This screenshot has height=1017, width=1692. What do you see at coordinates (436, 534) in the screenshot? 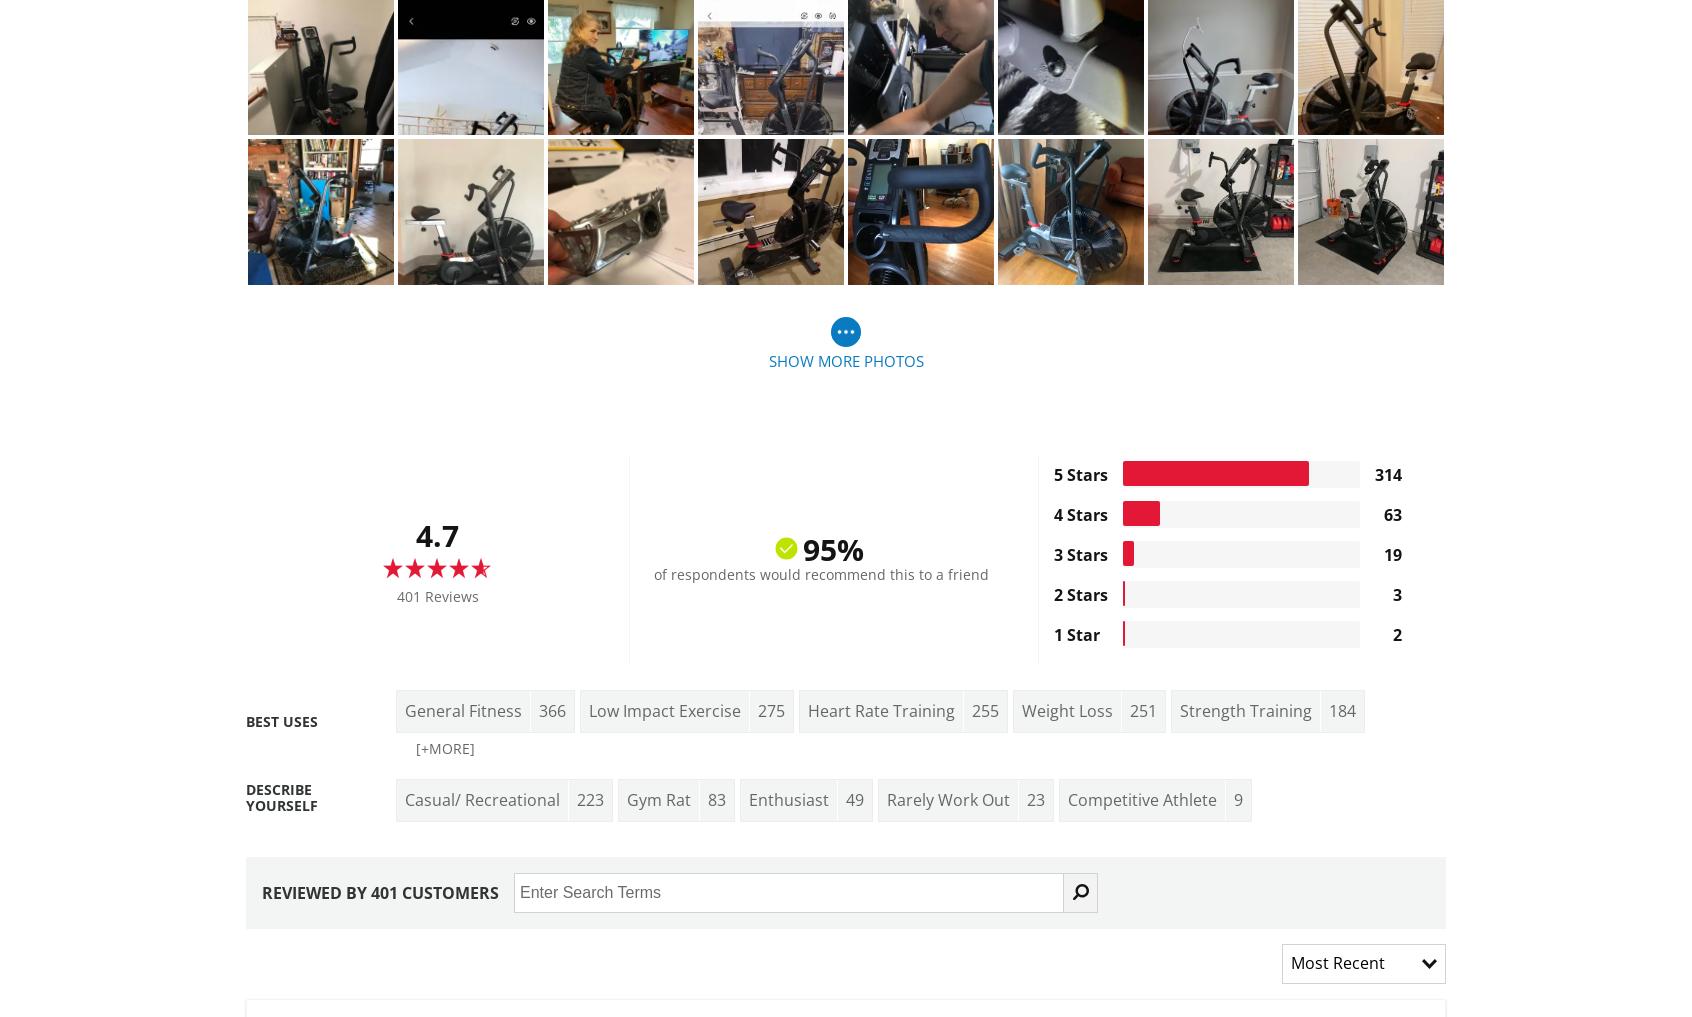
I see `'4.7'` at bounding box center [436, 534].